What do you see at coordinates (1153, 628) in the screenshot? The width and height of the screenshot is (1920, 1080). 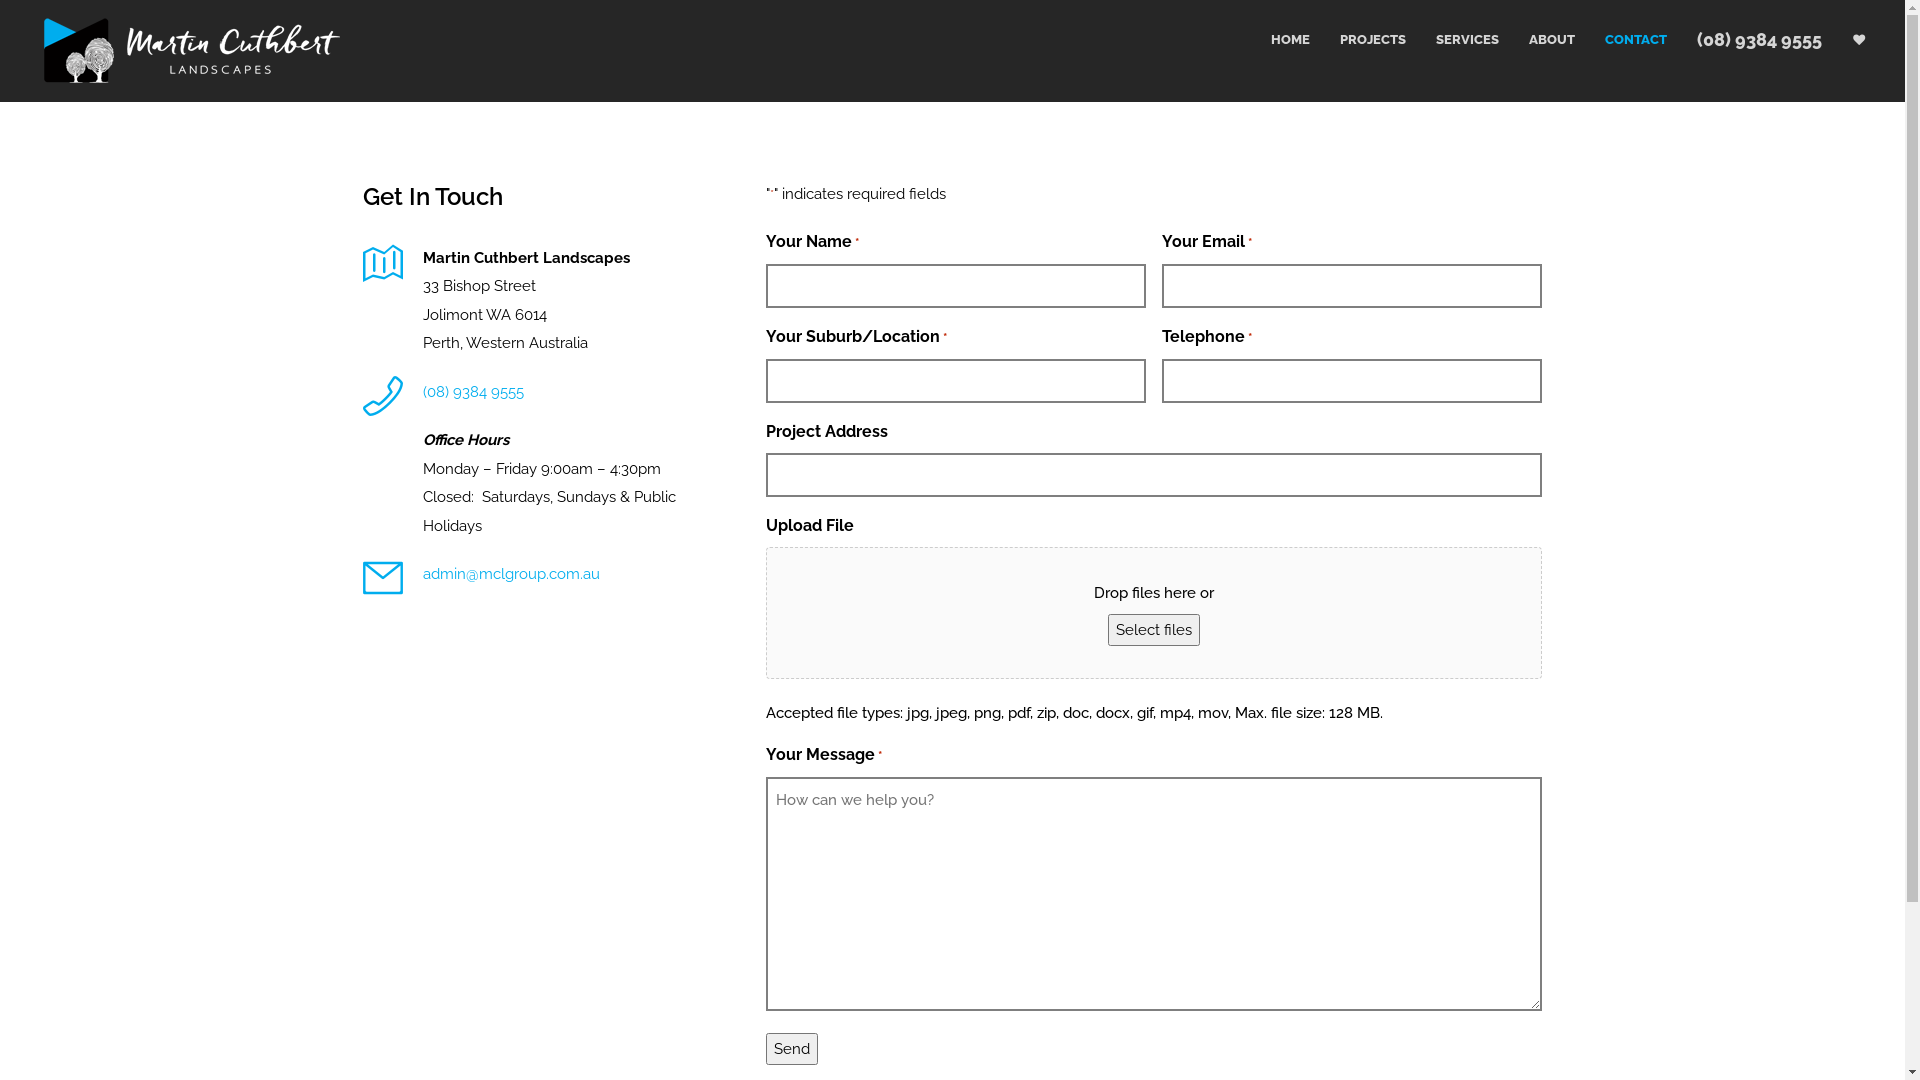 I see `'Select files'` at bounding box center [1153, 628].